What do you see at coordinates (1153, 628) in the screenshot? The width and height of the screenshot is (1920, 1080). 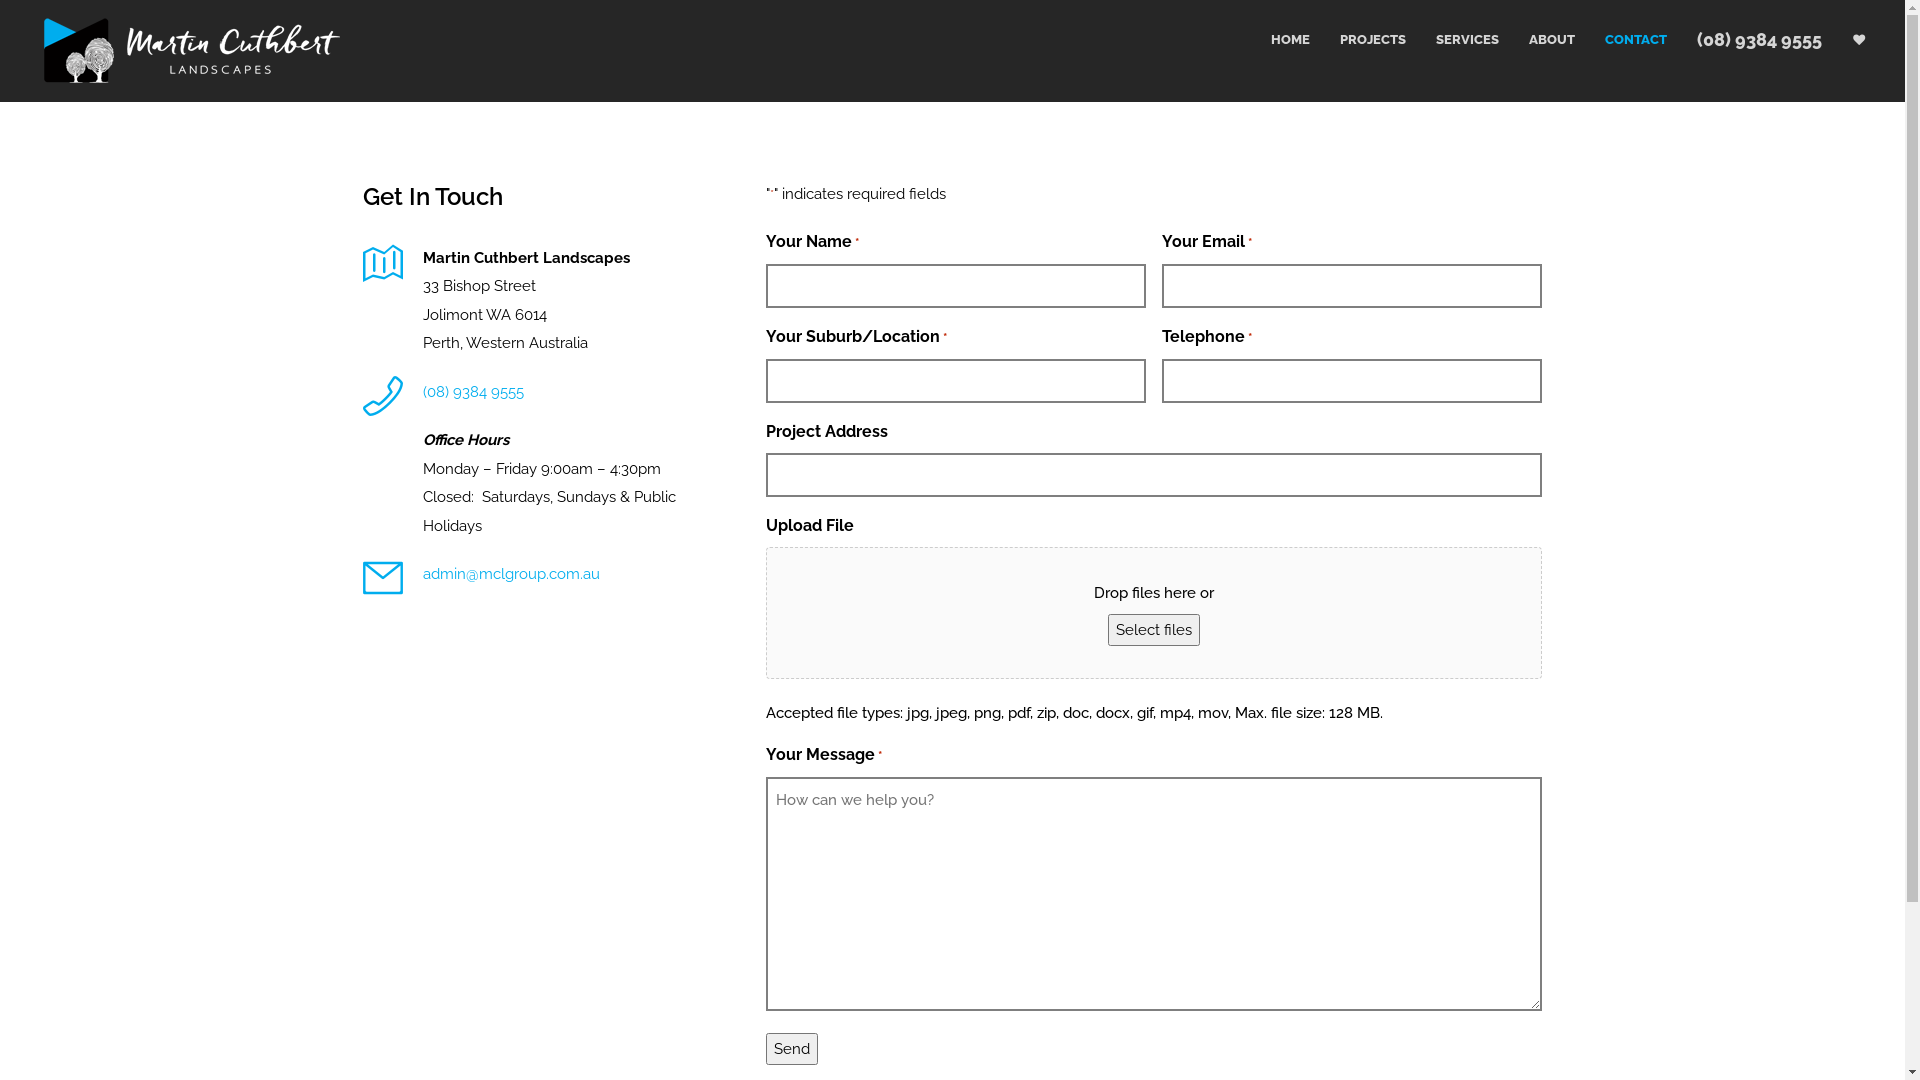 I see `'Select files'` at bounding box center [1153, 628].